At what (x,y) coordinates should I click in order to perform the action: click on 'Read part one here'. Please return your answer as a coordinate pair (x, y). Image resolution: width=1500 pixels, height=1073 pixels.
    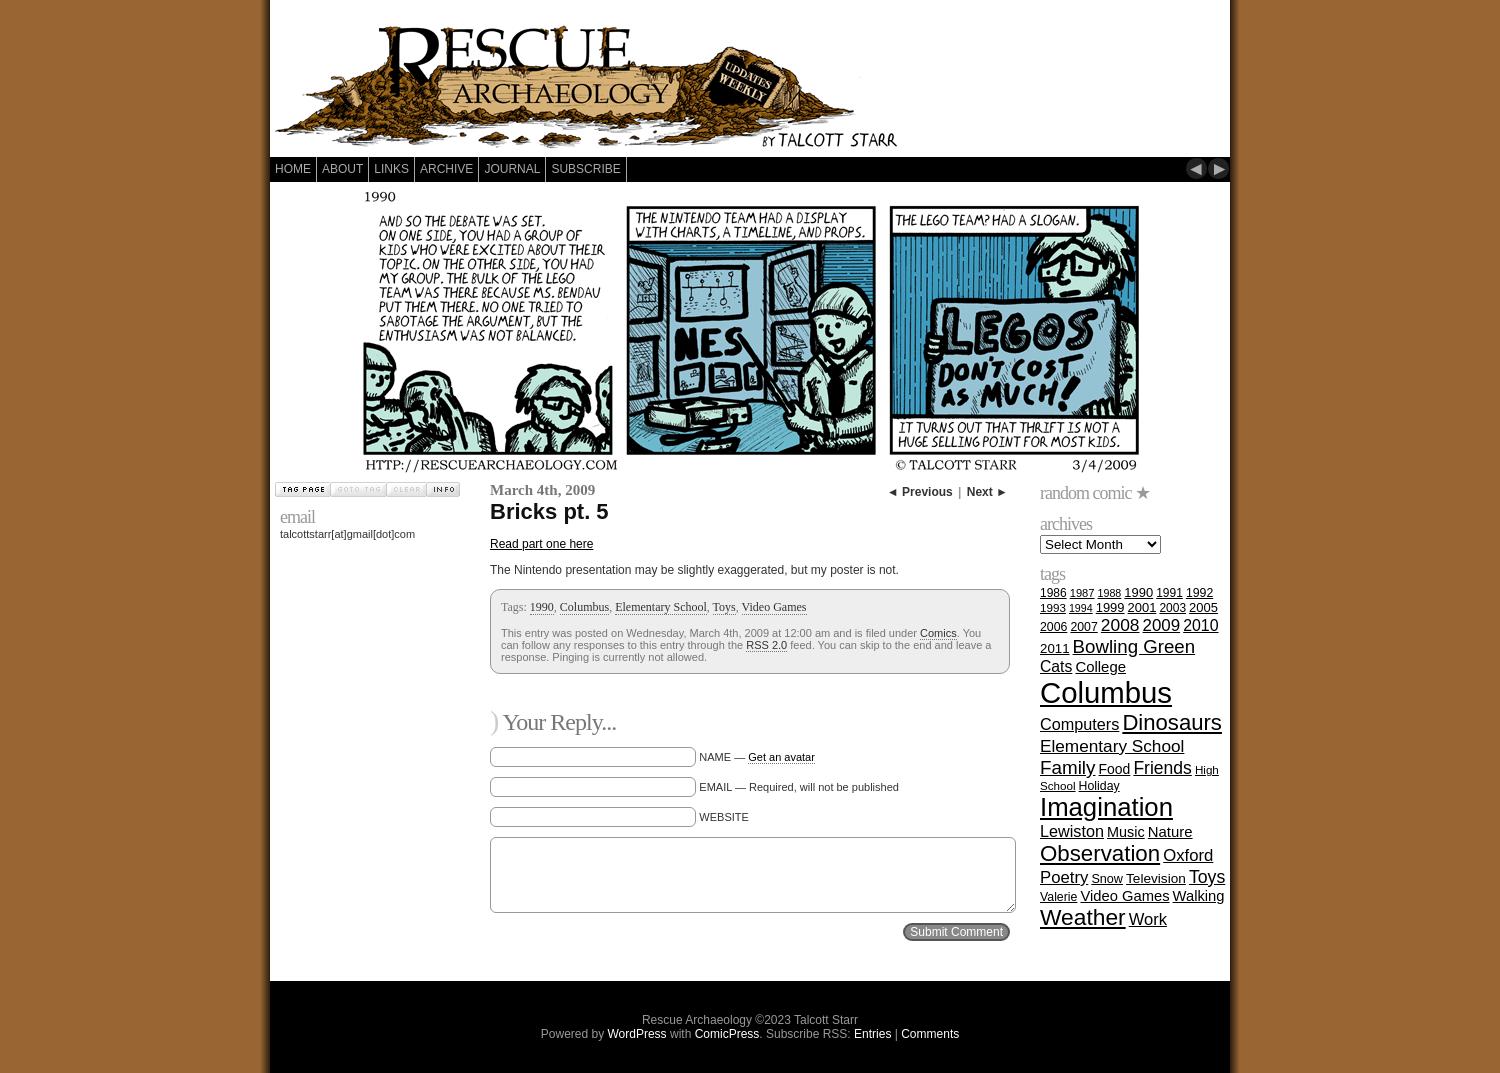
    Looking at the image, I should click on (541, 544).